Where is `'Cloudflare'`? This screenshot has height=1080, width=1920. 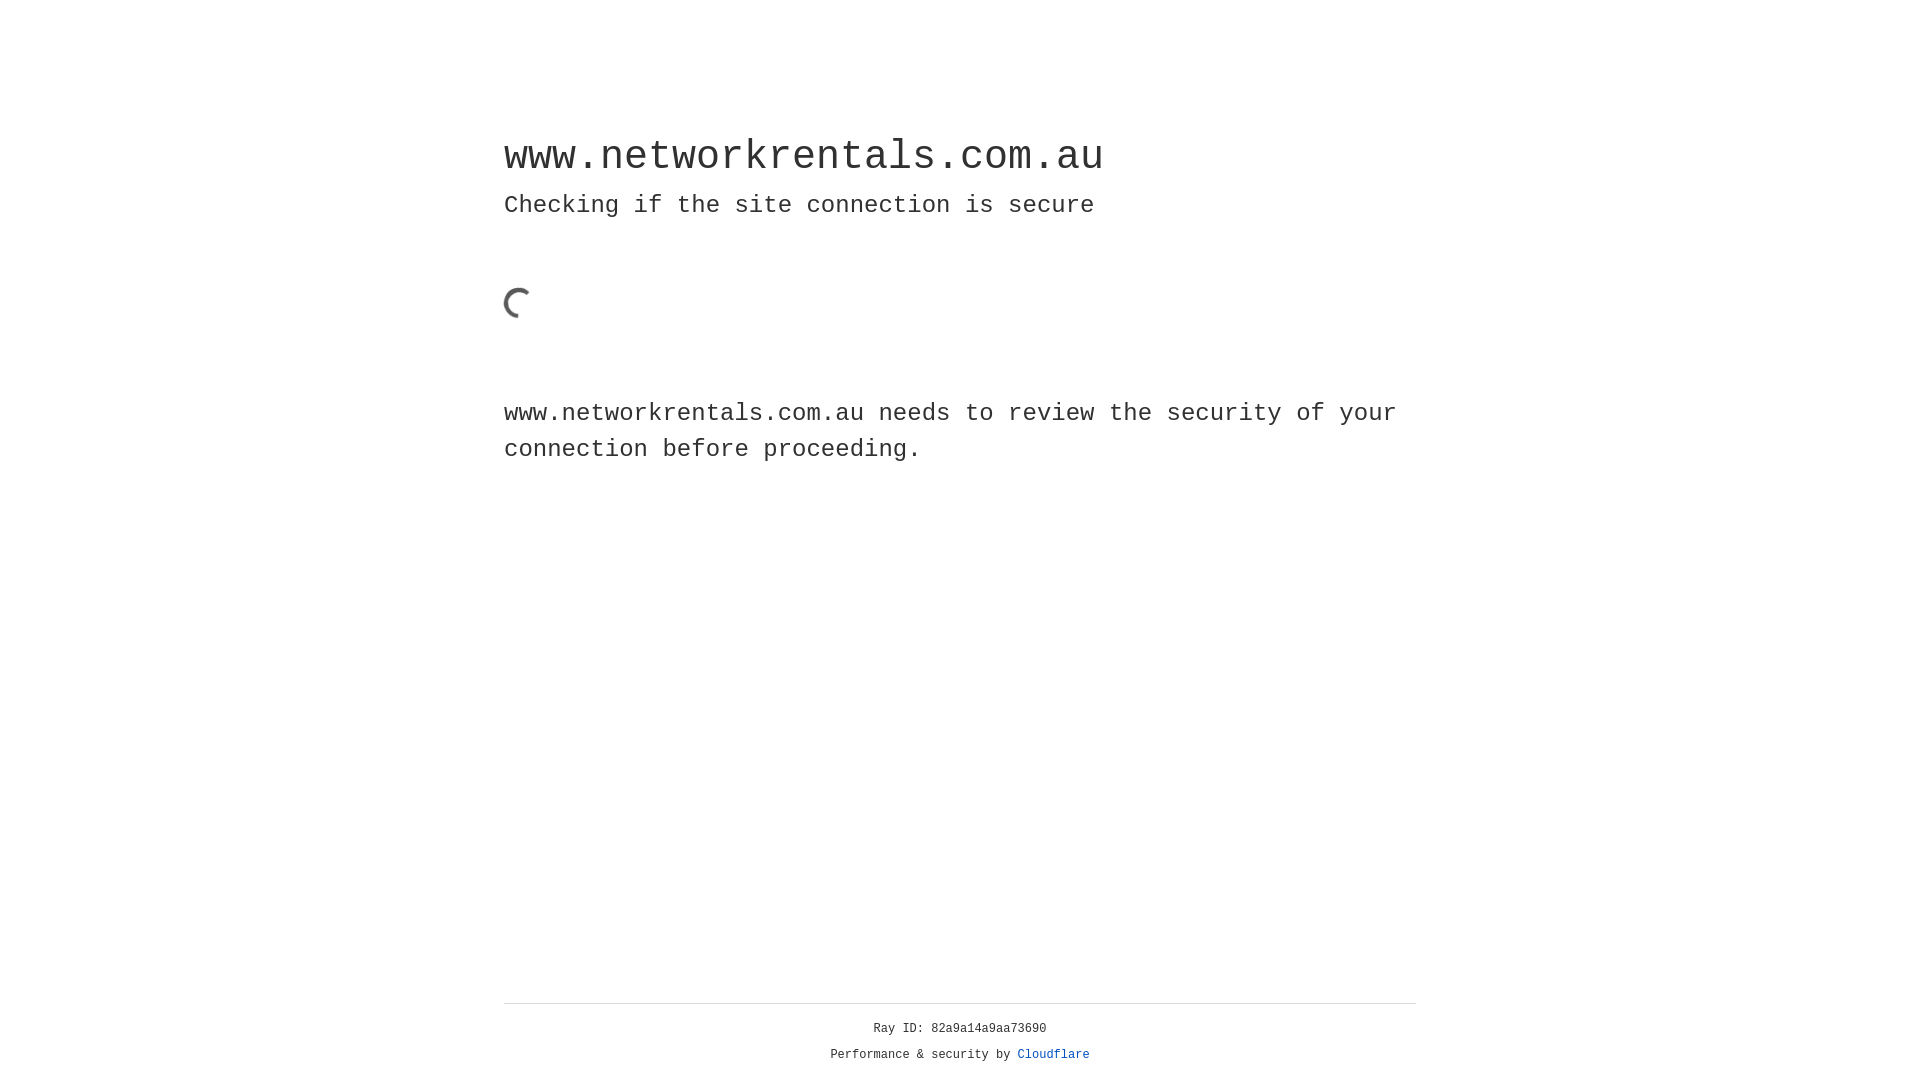
'Cloudflare' is located at coordinates (1017, 1054).